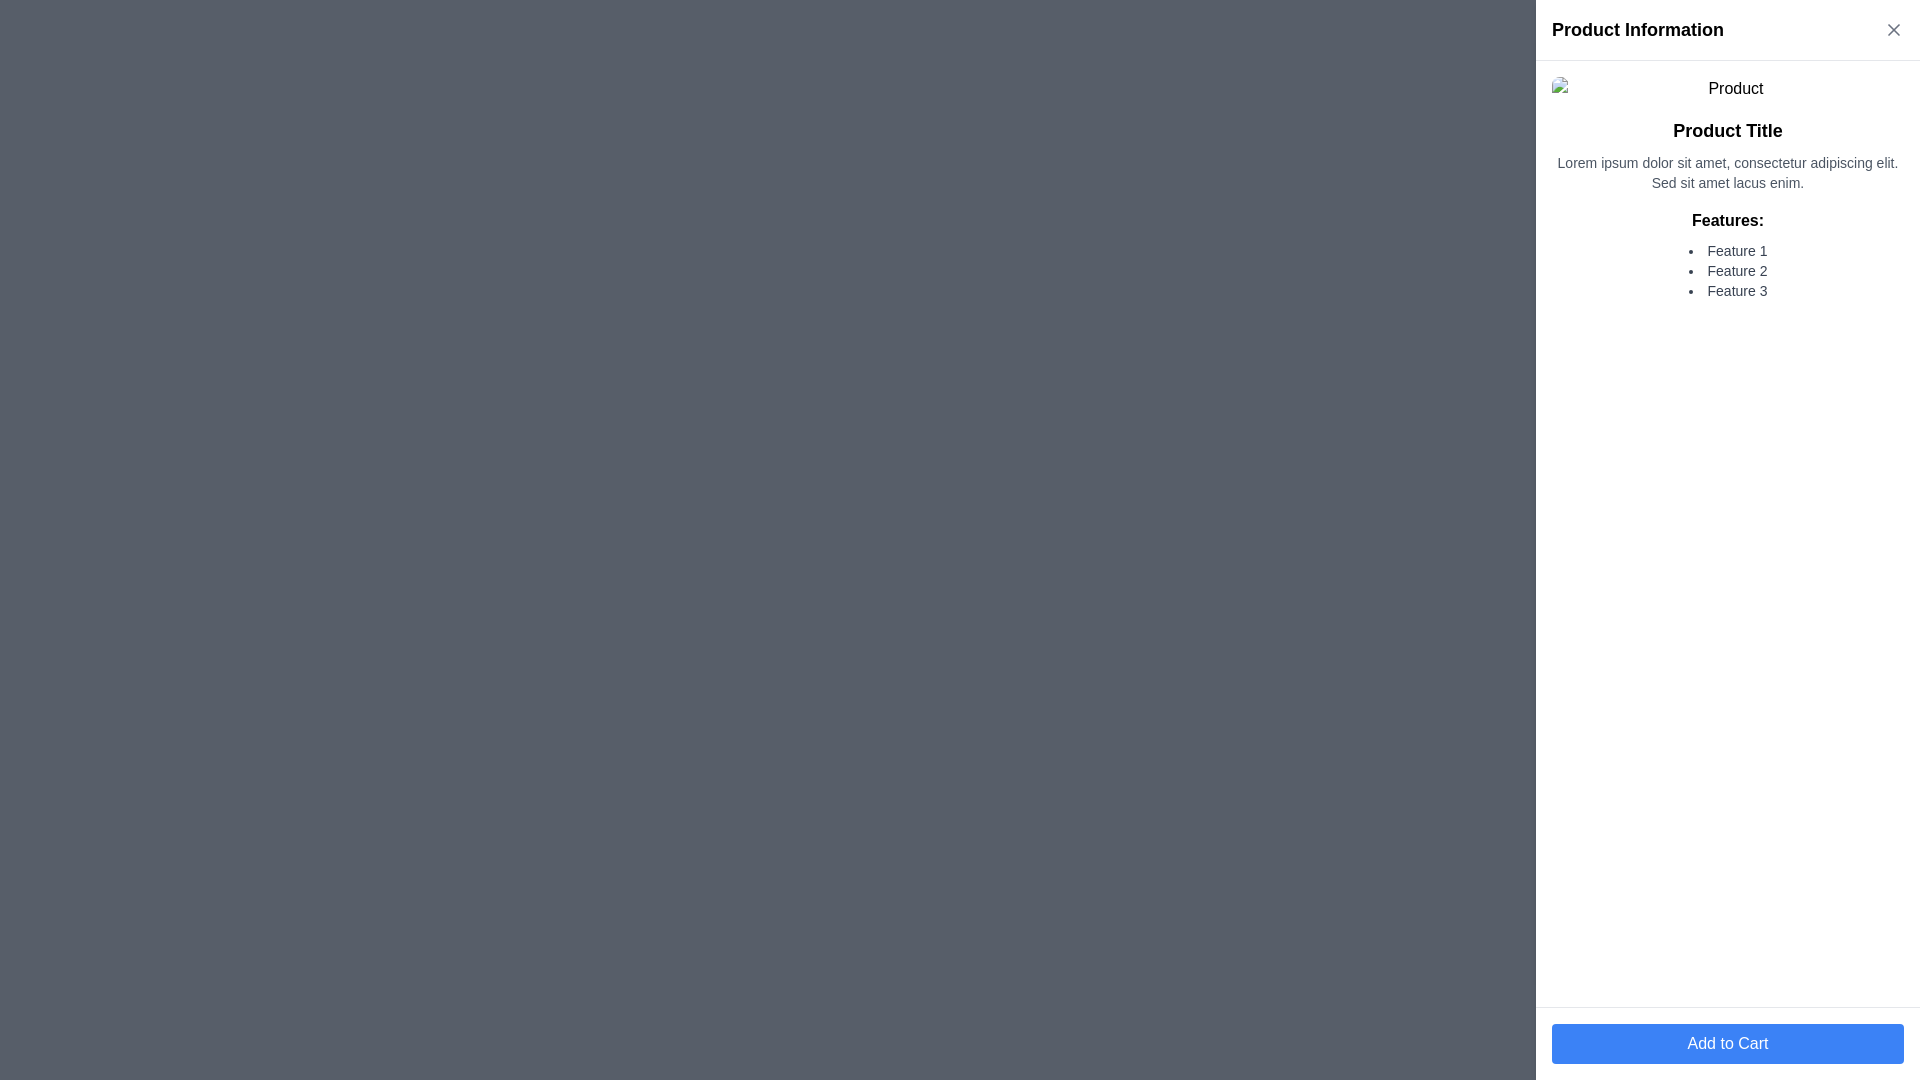  Describe the element at coordinates (1727, 270) in the screenshot. I see `the second item in the bullet-point list under the 'Features' heading, which is a non-interactive text descriptor between 'Feature 1' and 'Feature 3'` at that location.